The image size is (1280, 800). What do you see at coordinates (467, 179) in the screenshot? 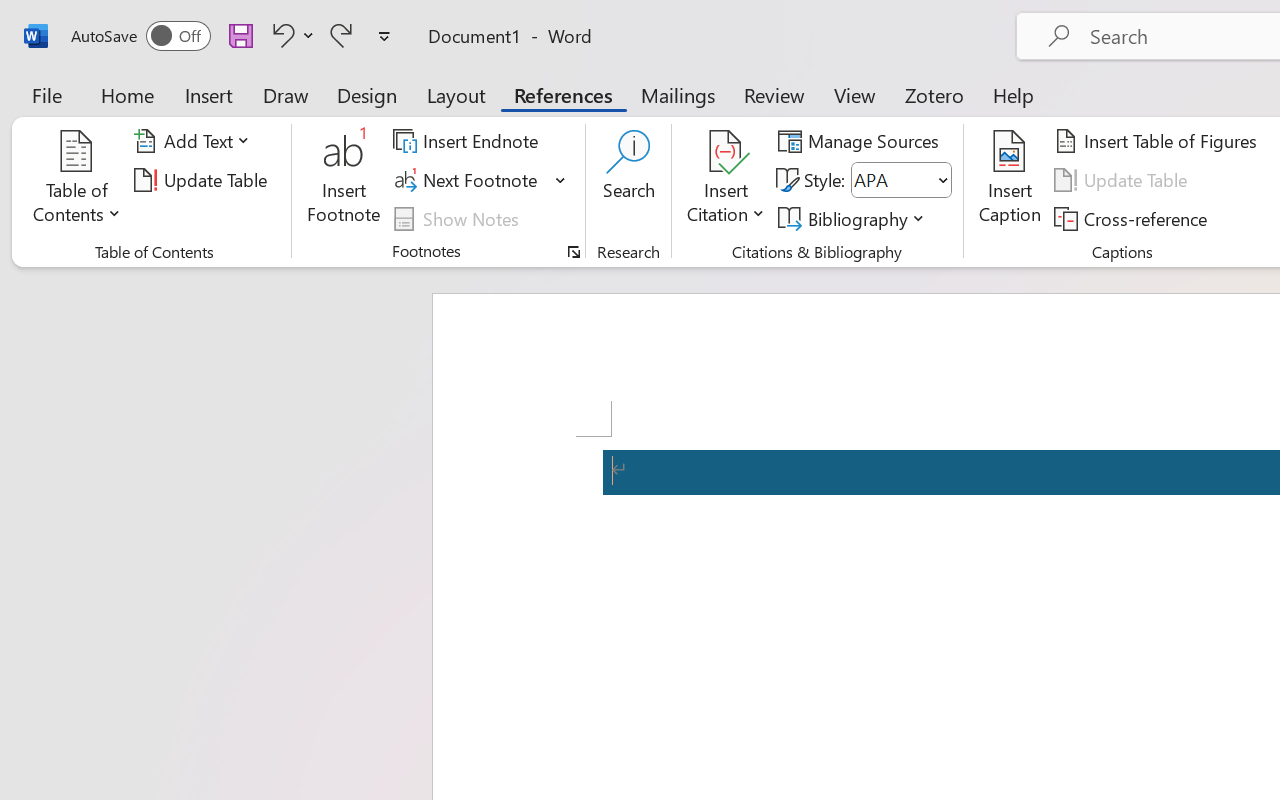
I see `'Next Footnote'` at bounding box center [467, 179].